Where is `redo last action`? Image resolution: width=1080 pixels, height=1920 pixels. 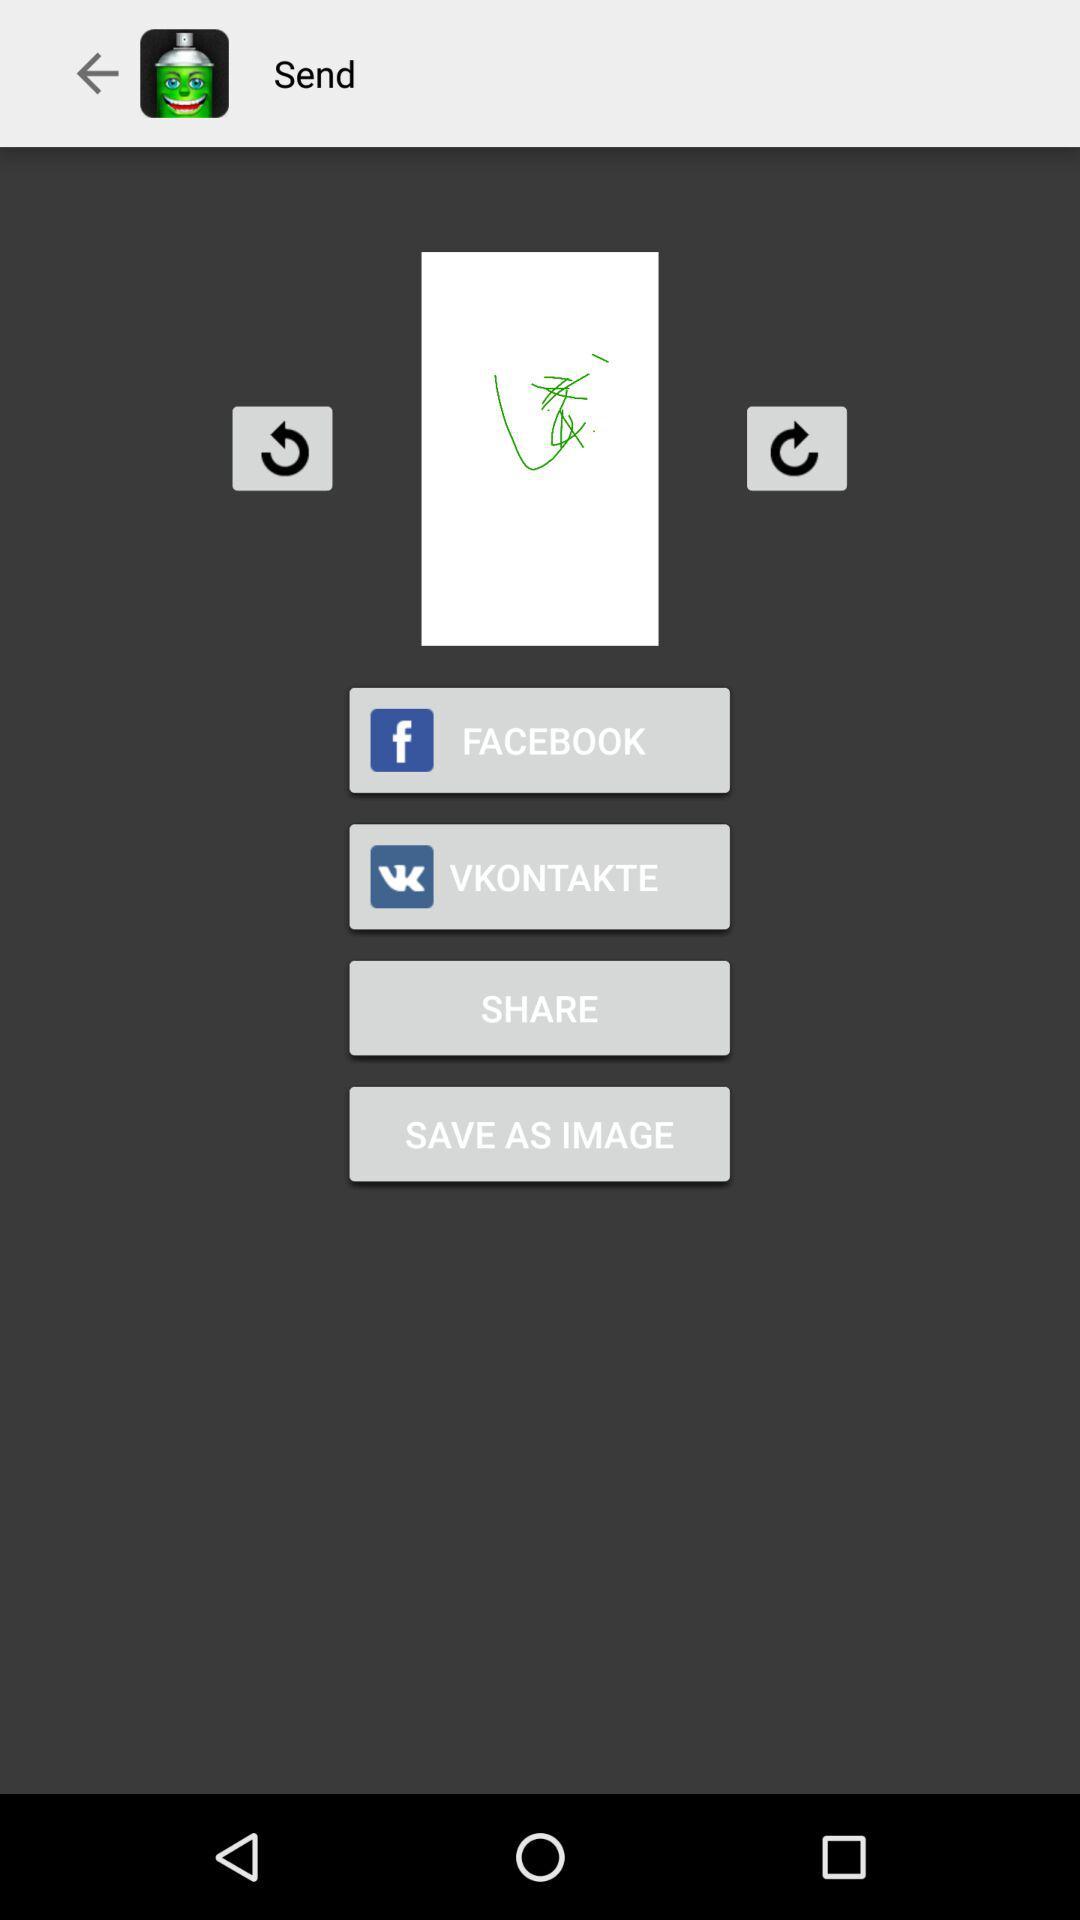 redo last action is located at coordinates (795, 447).